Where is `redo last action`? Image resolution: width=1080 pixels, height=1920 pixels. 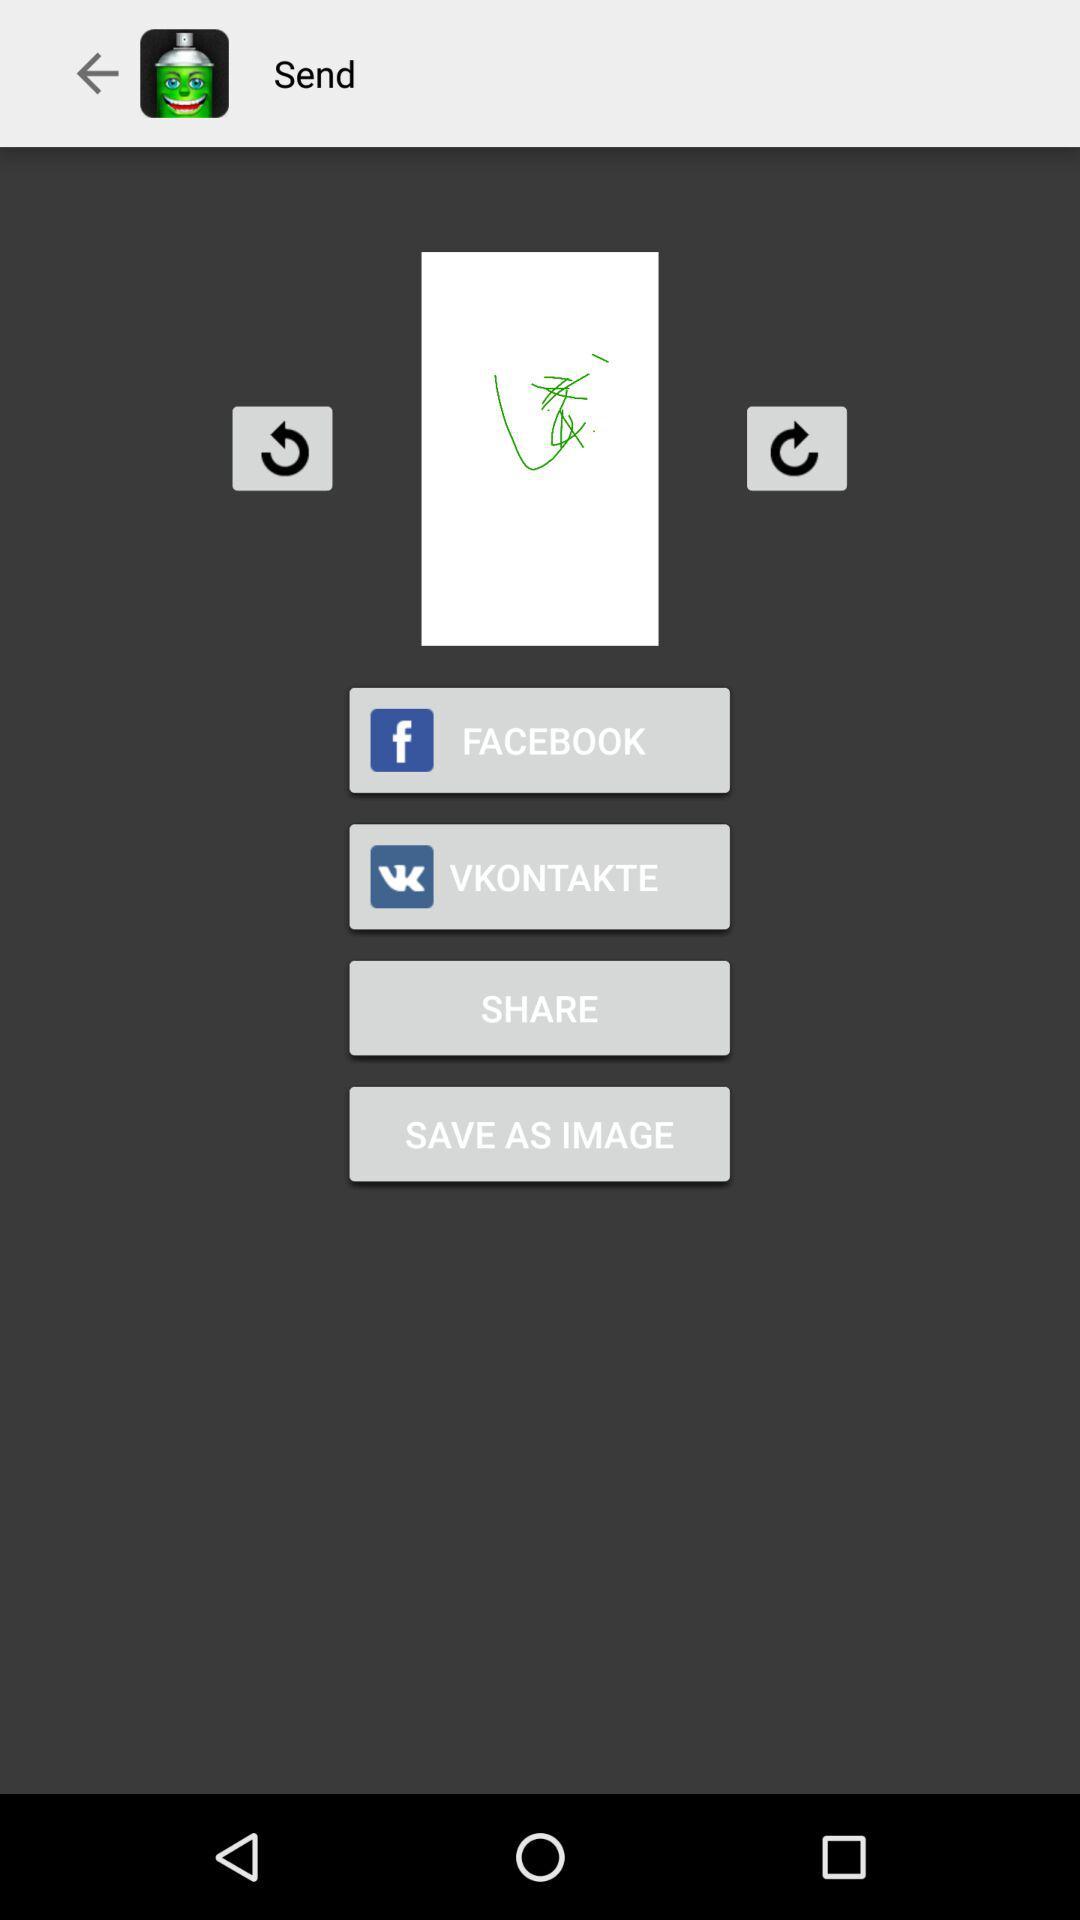 redo last action is located at coordinates (795, 447).